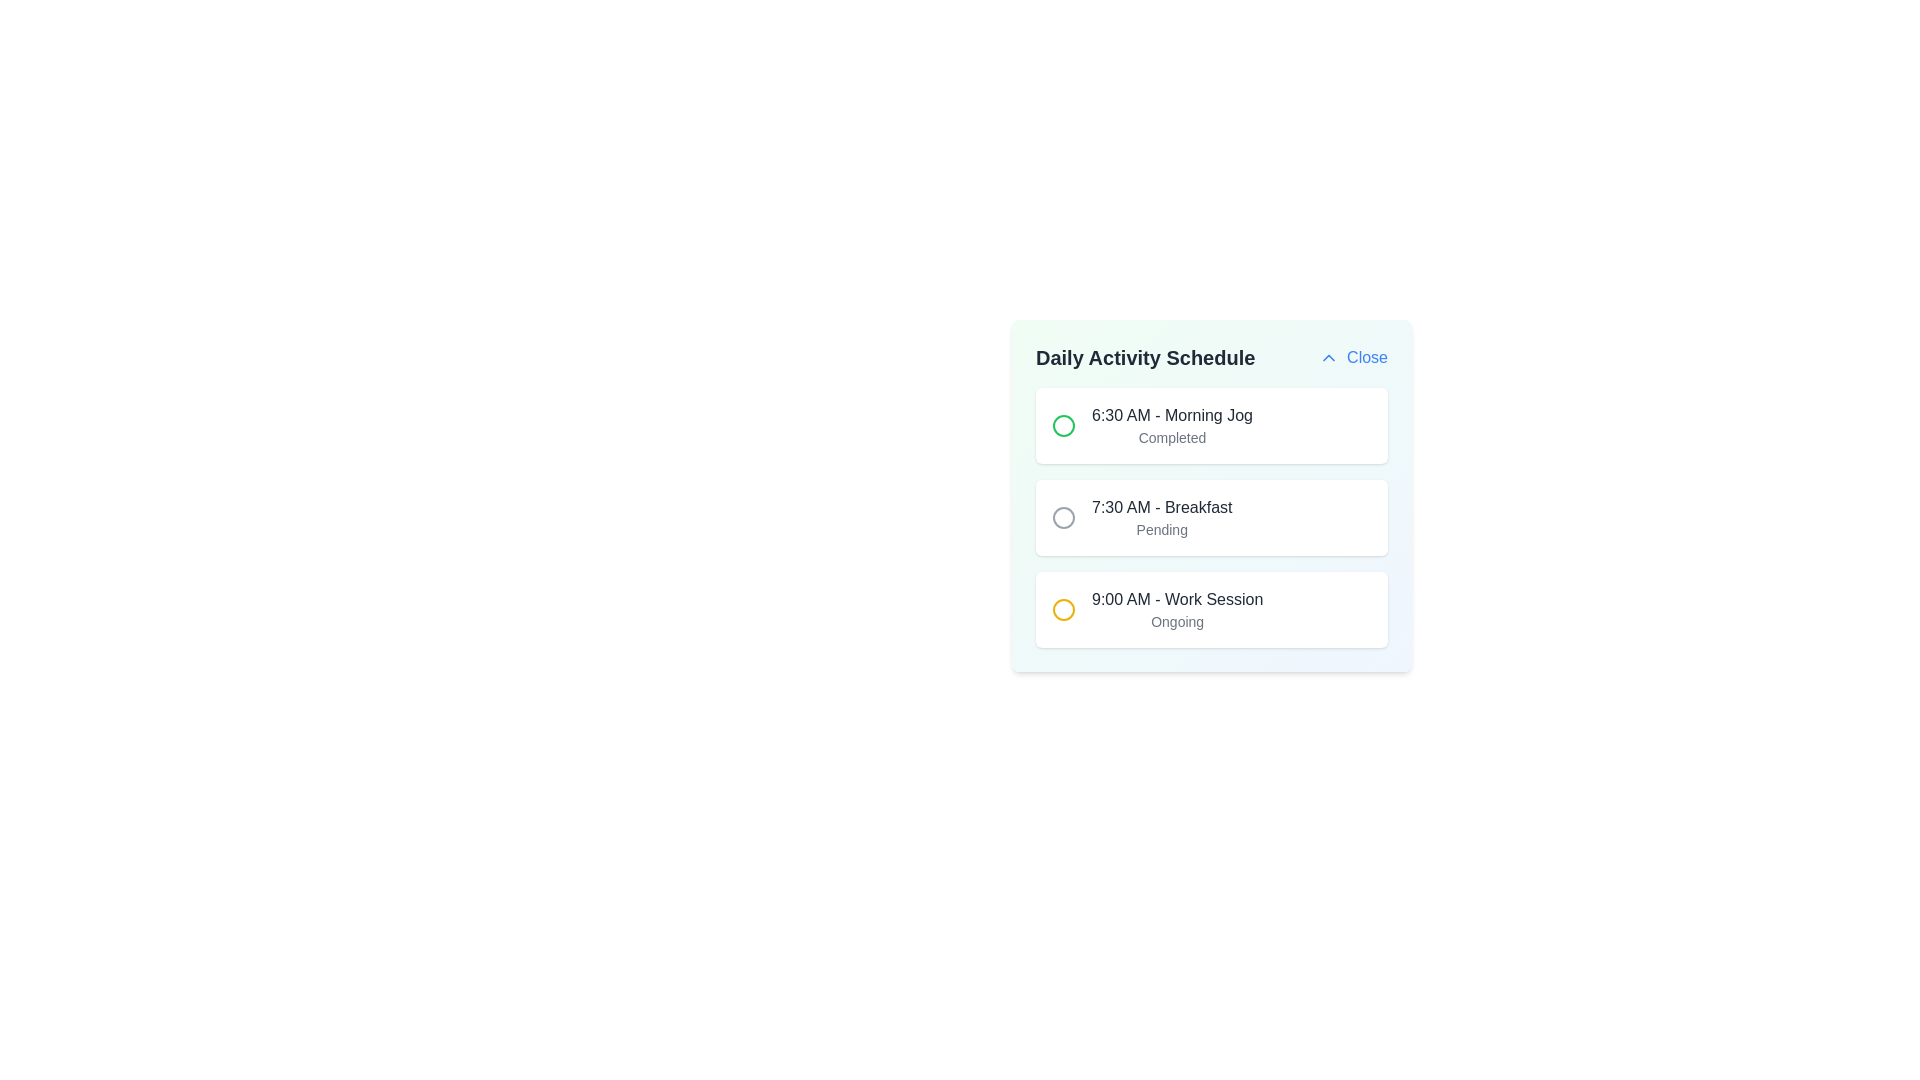 Image resolution: width=1920 pixels, height=1080 pixels. Describe the element at coordinates (1161, 516) in the screenshot. I see `the 'Breakfast' schedule entry at 7:30 AM, which is the second item in the 'Daily Activity Schedule' list, to view further details about this activity` at that location.